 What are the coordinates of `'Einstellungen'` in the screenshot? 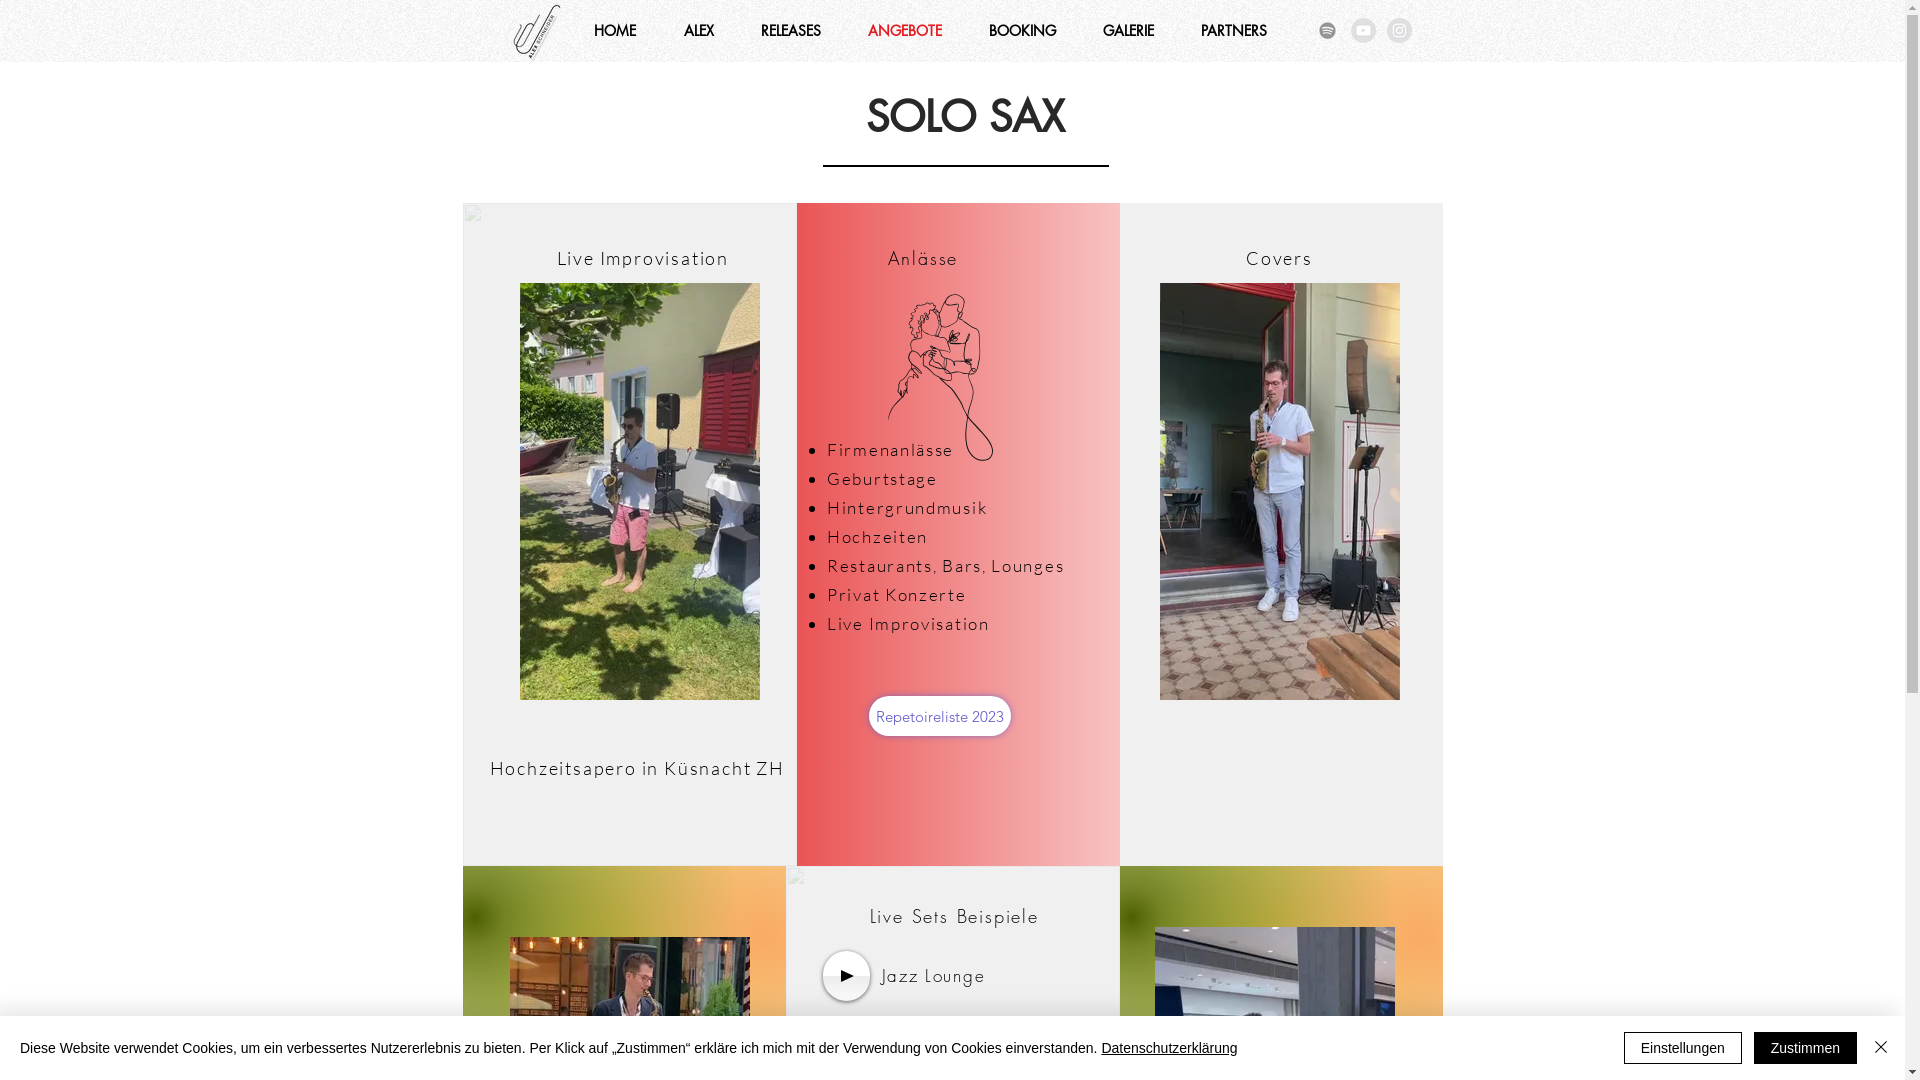 It's located at (1682, 1047).